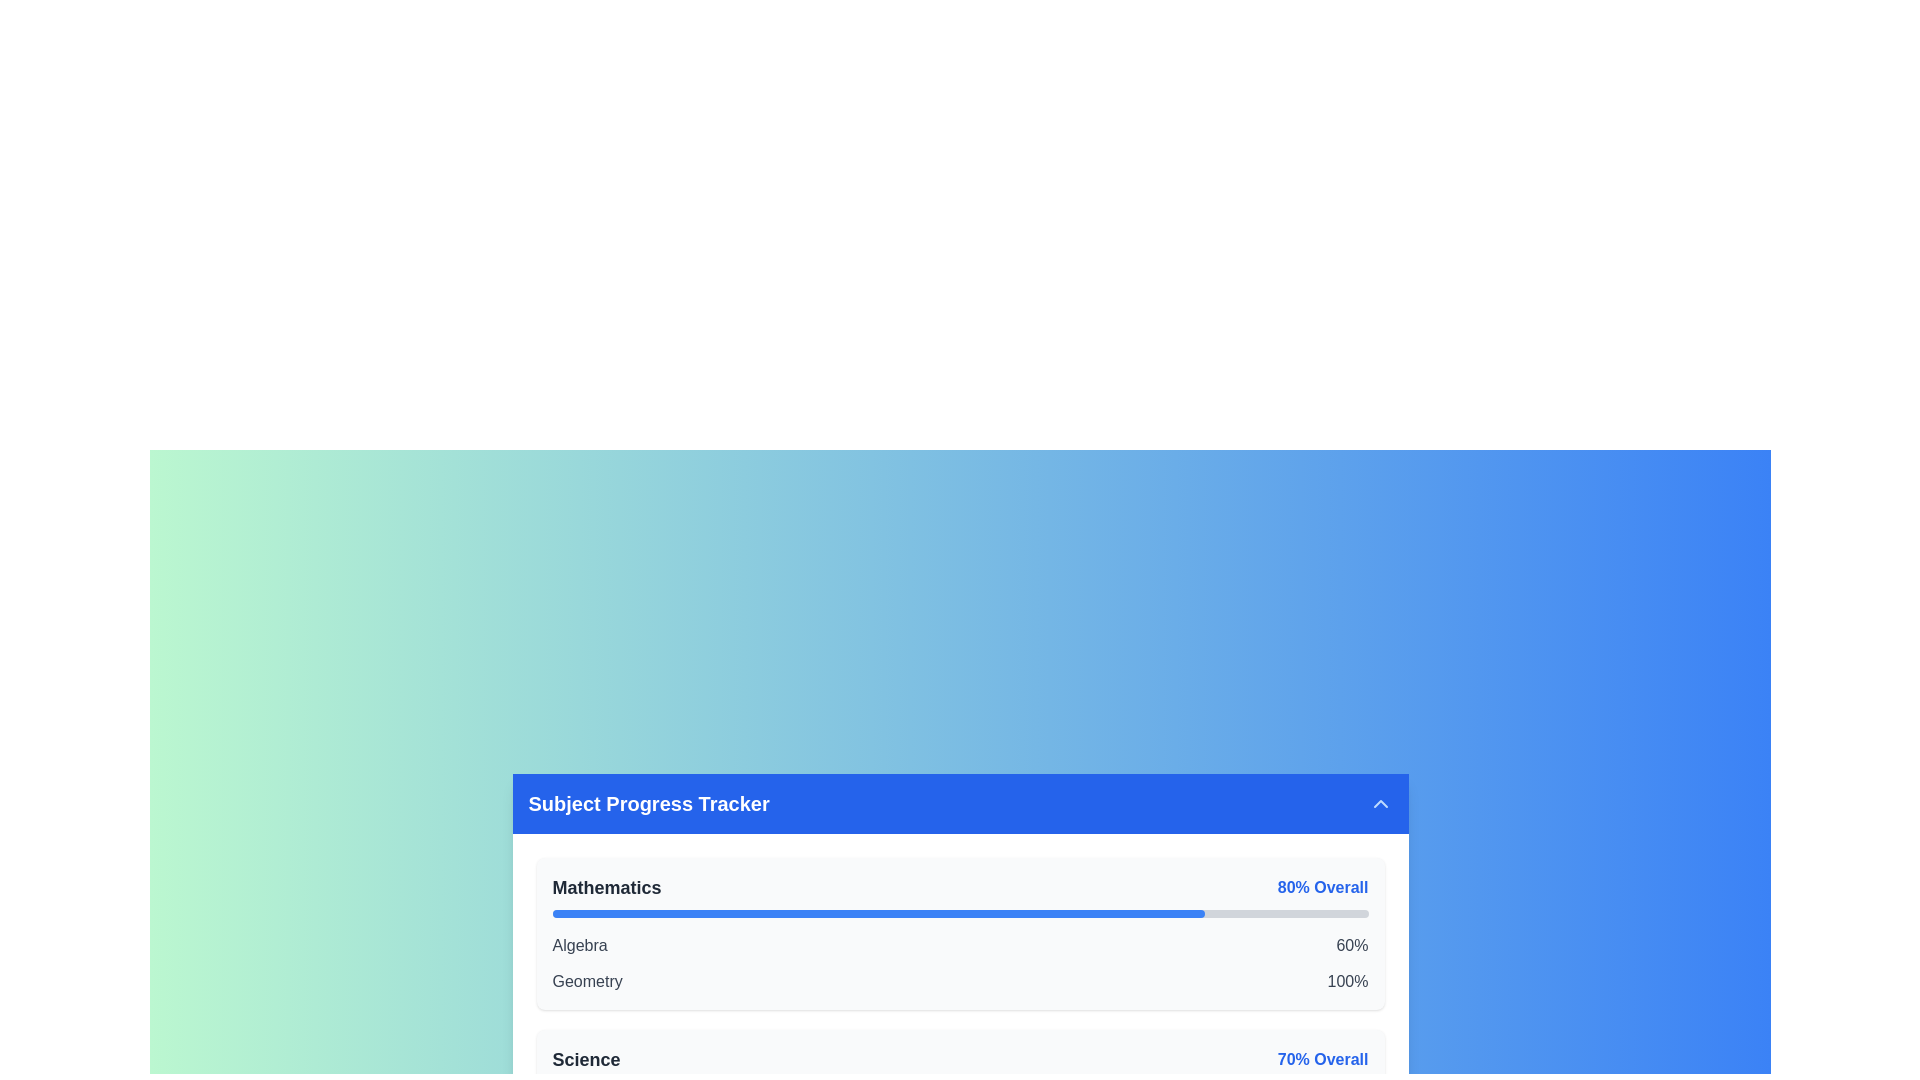  I want to click on the blue-colored progress bar within the 'Mathematics' section of the 'Subject Progress Tracker' panel, which visually indicates completion percentage, so click(878, 914).